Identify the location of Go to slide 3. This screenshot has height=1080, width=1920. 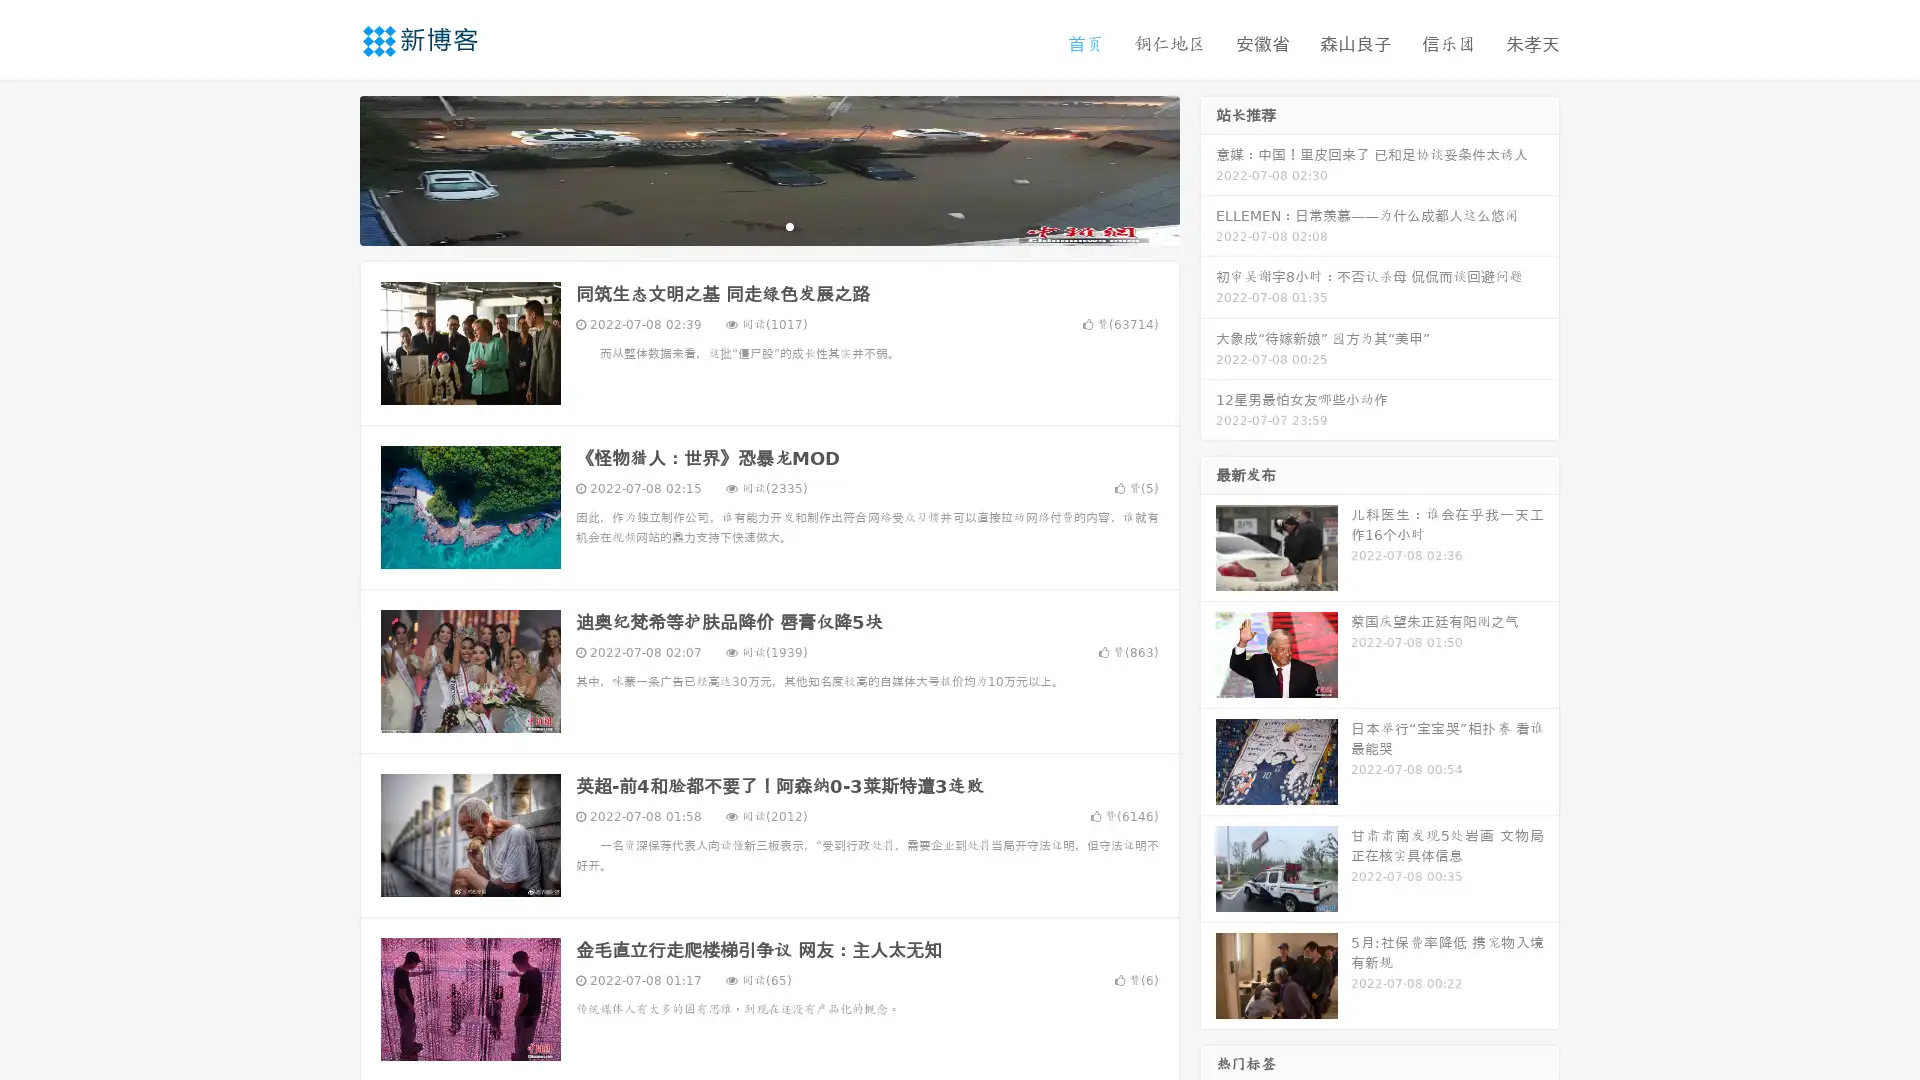
(789, 225).